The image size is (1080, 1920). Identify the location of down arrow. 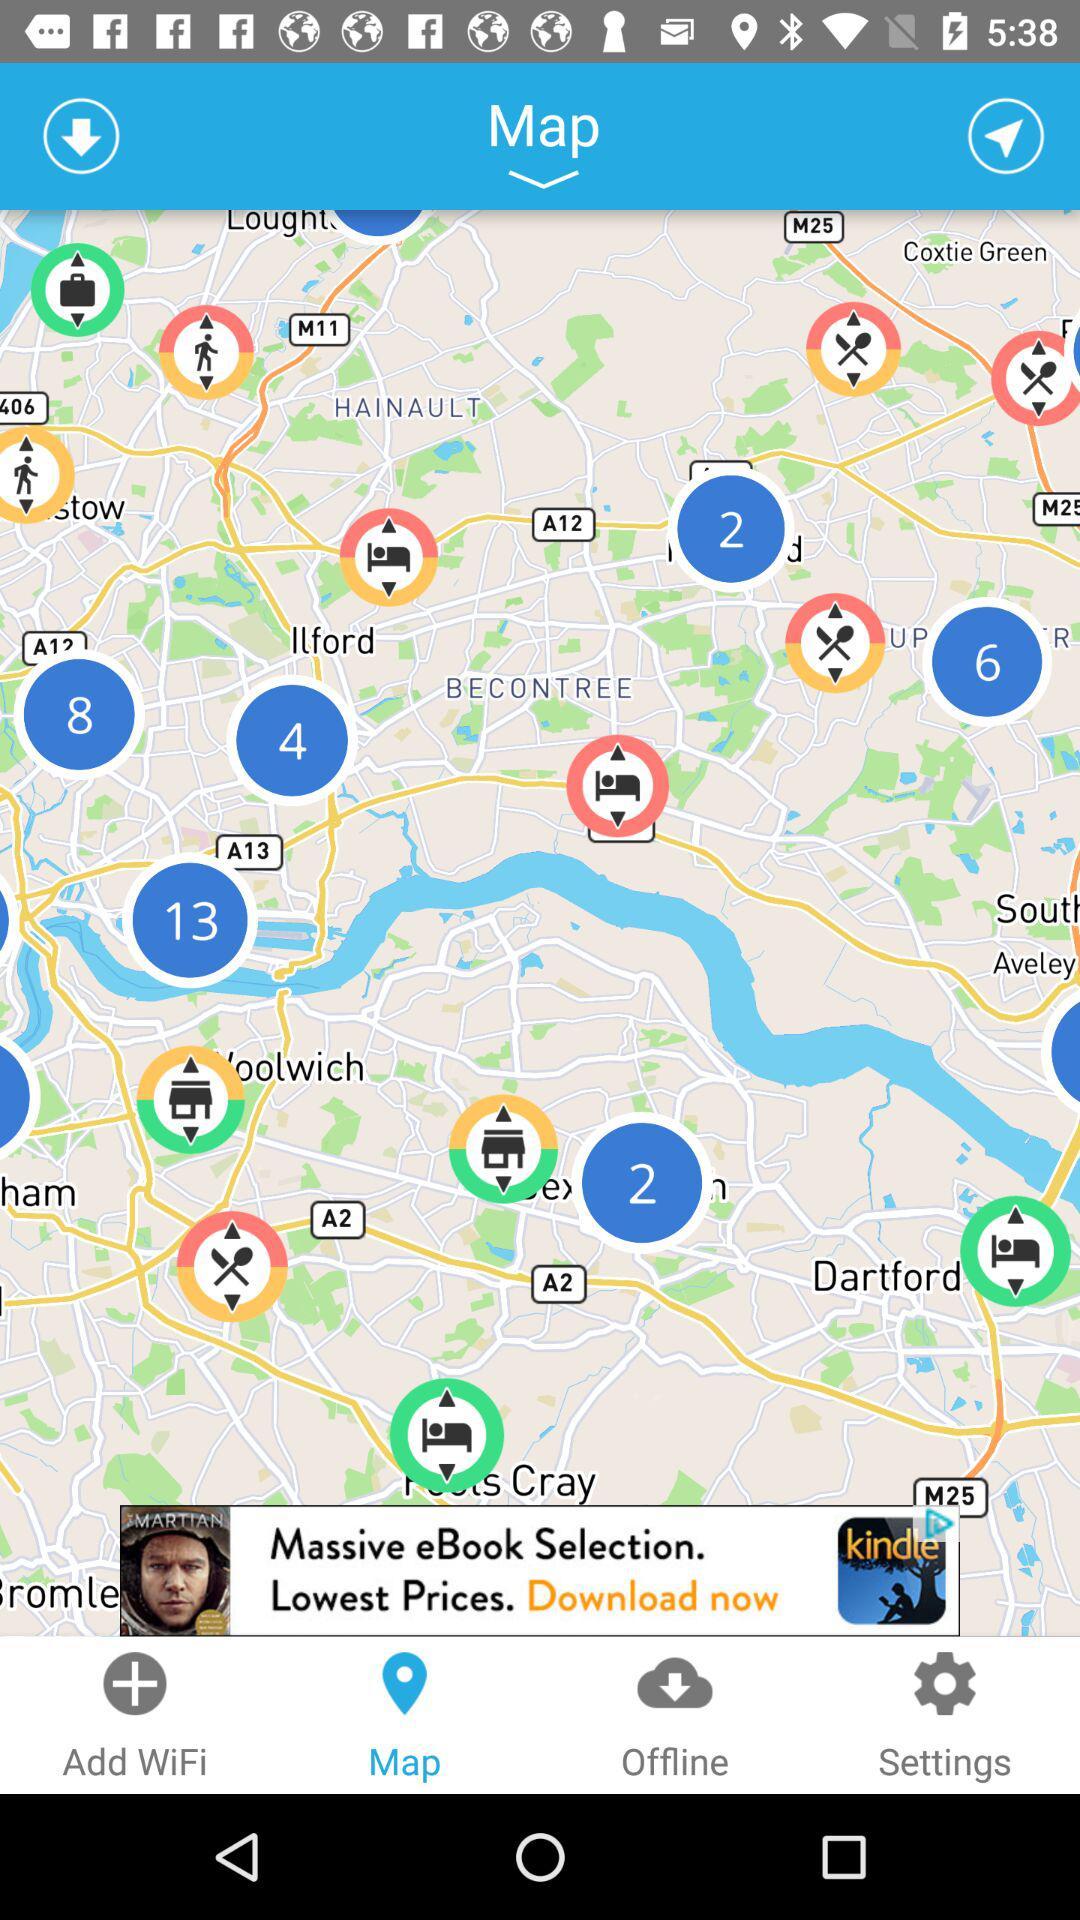
(80, 135).